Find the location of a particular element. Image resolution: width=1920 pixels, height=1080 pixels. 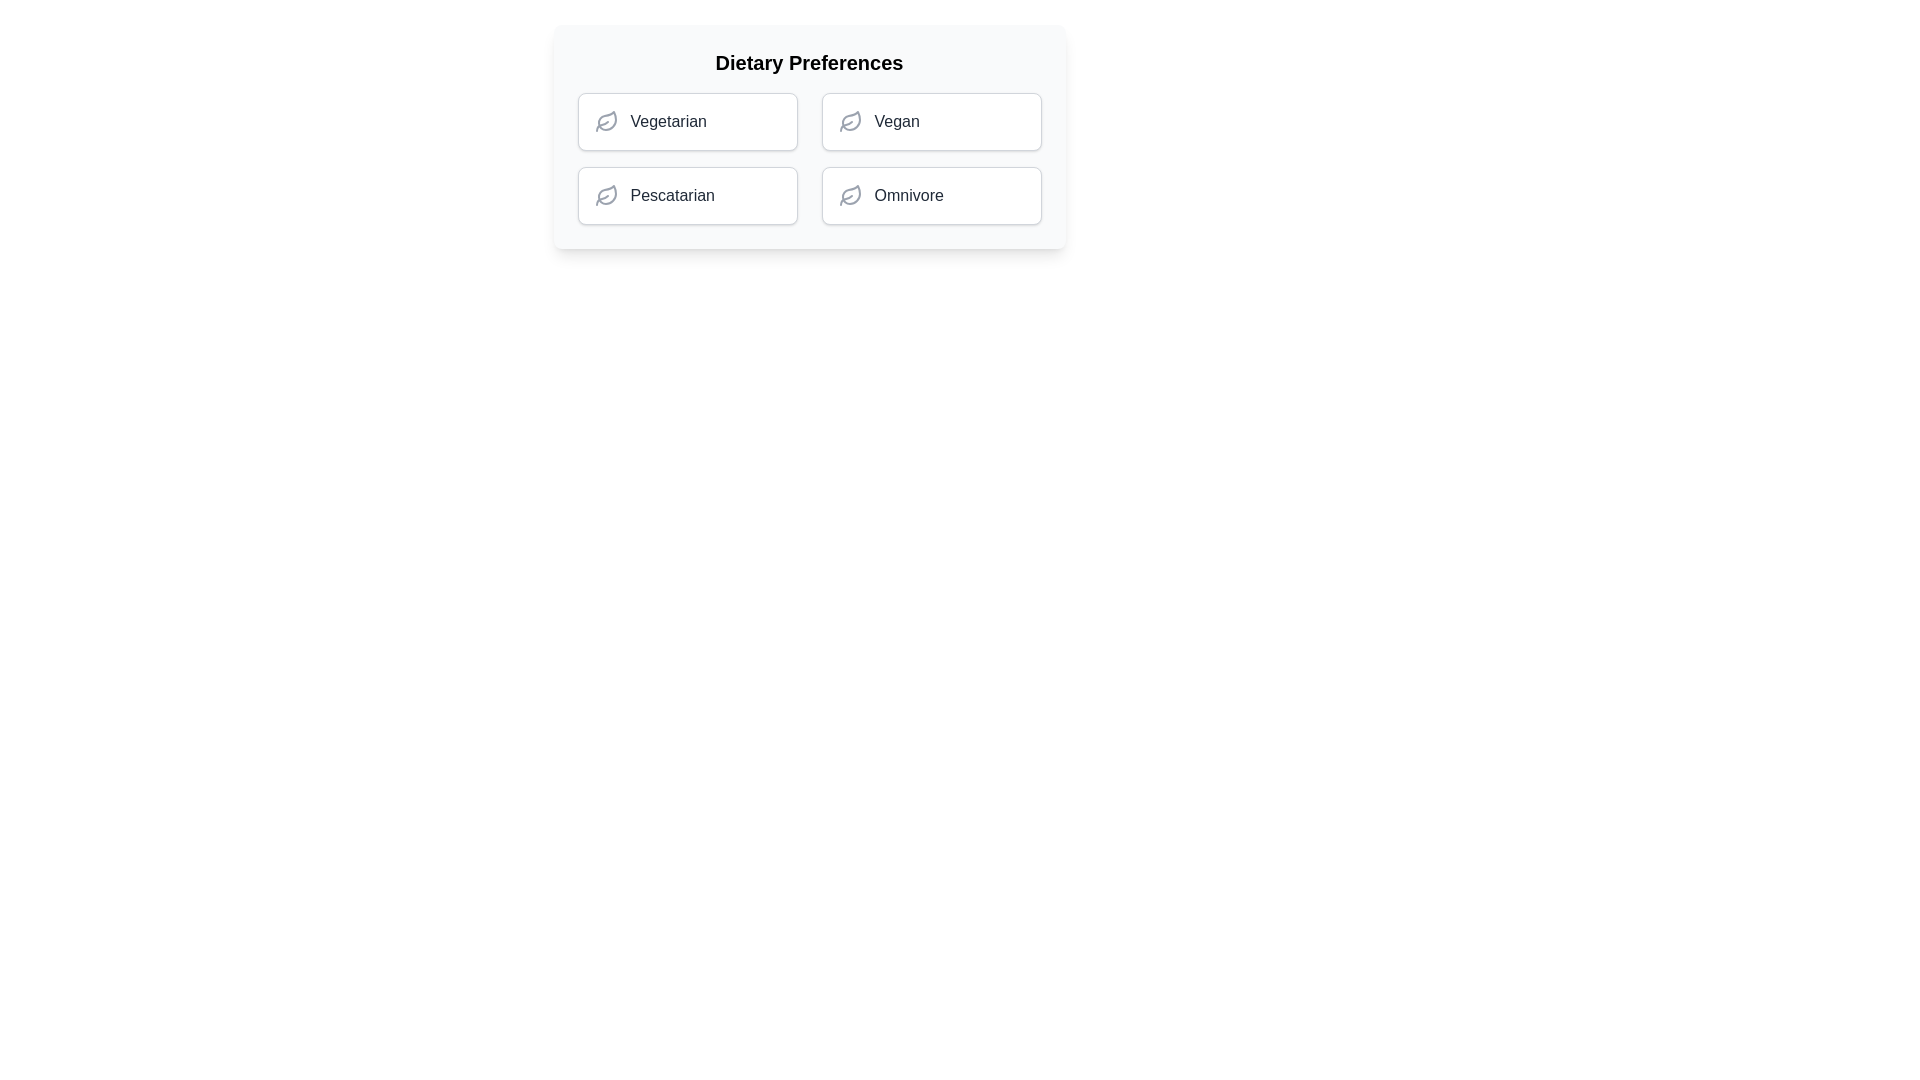

the leaf icon located in the 'Vegan' button under the 'Dietary Preferences' section, which is in the top-right button of a 2x2 grid is located at coordinates (850, 122).